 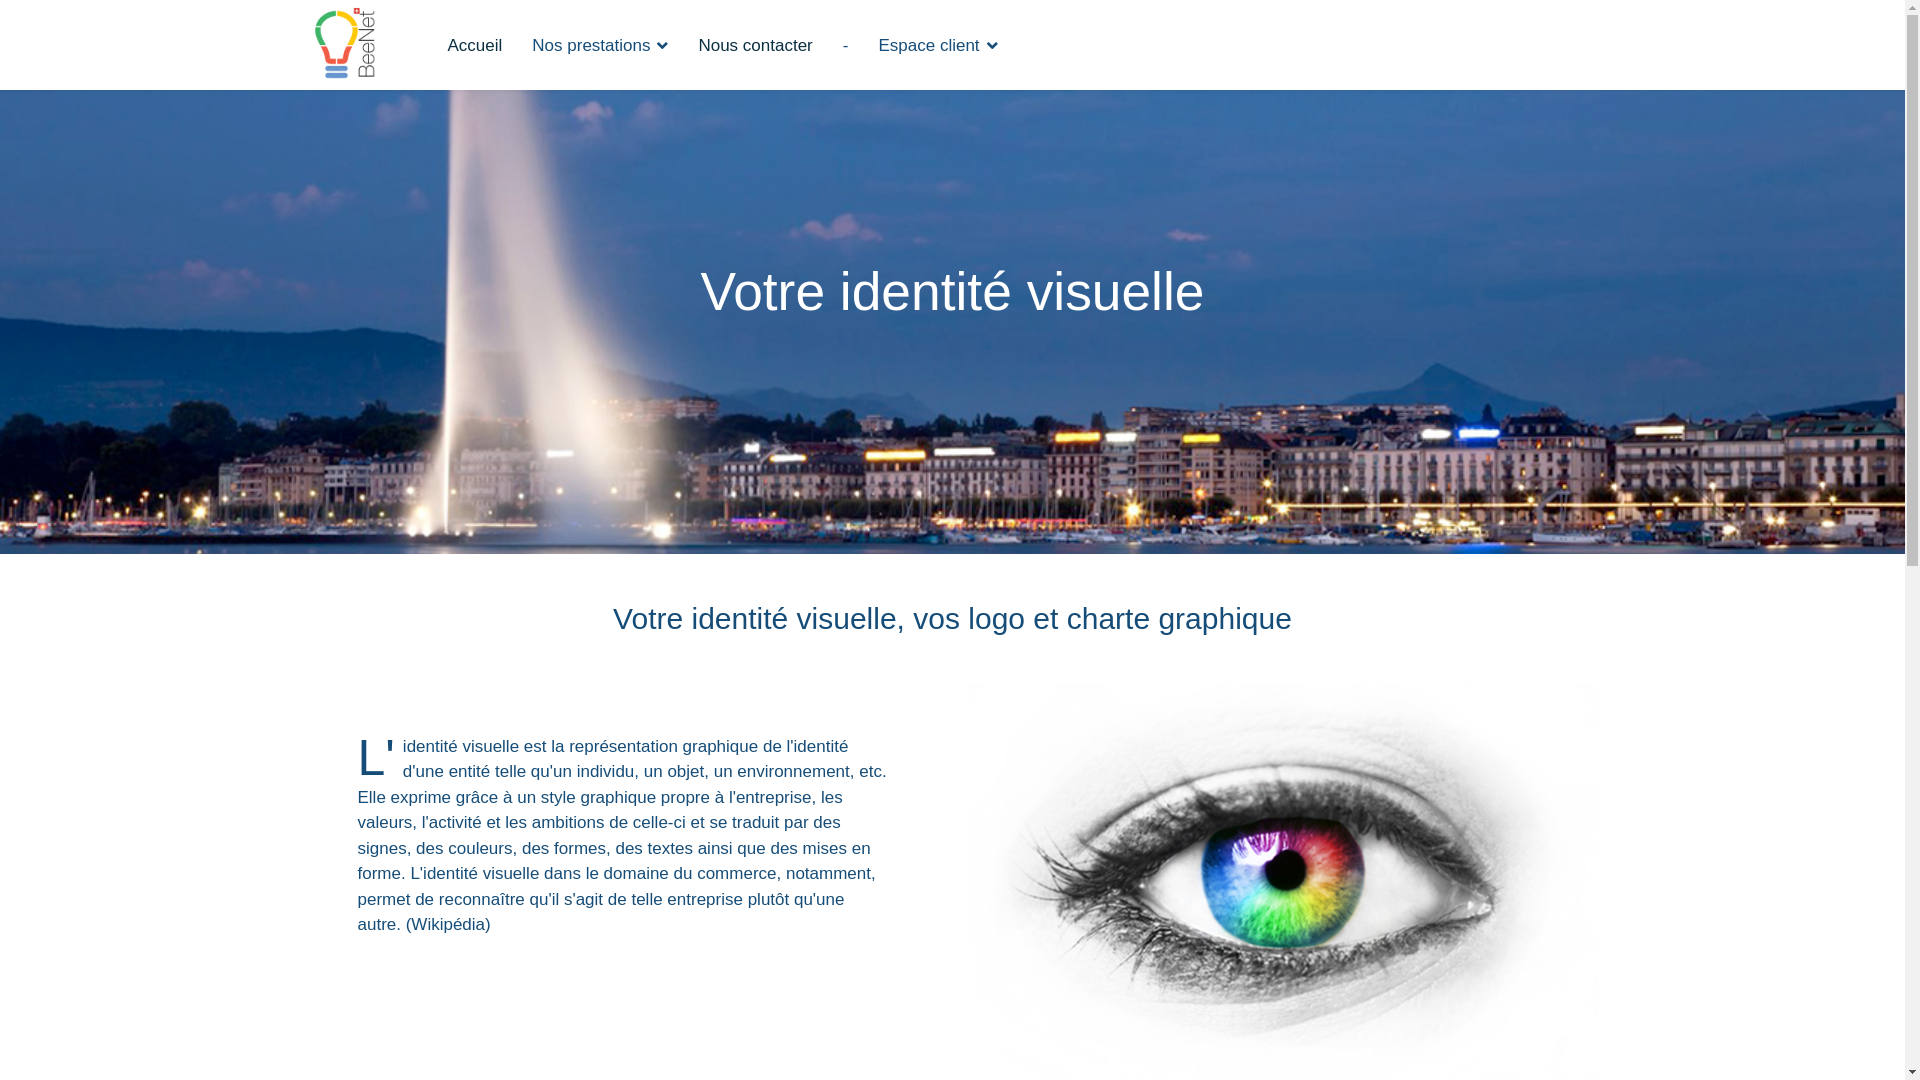 What do you see at coordinates (753, 45) in the screenshot?
I see `'Nous contacter'` at bounding box center [753, 45].